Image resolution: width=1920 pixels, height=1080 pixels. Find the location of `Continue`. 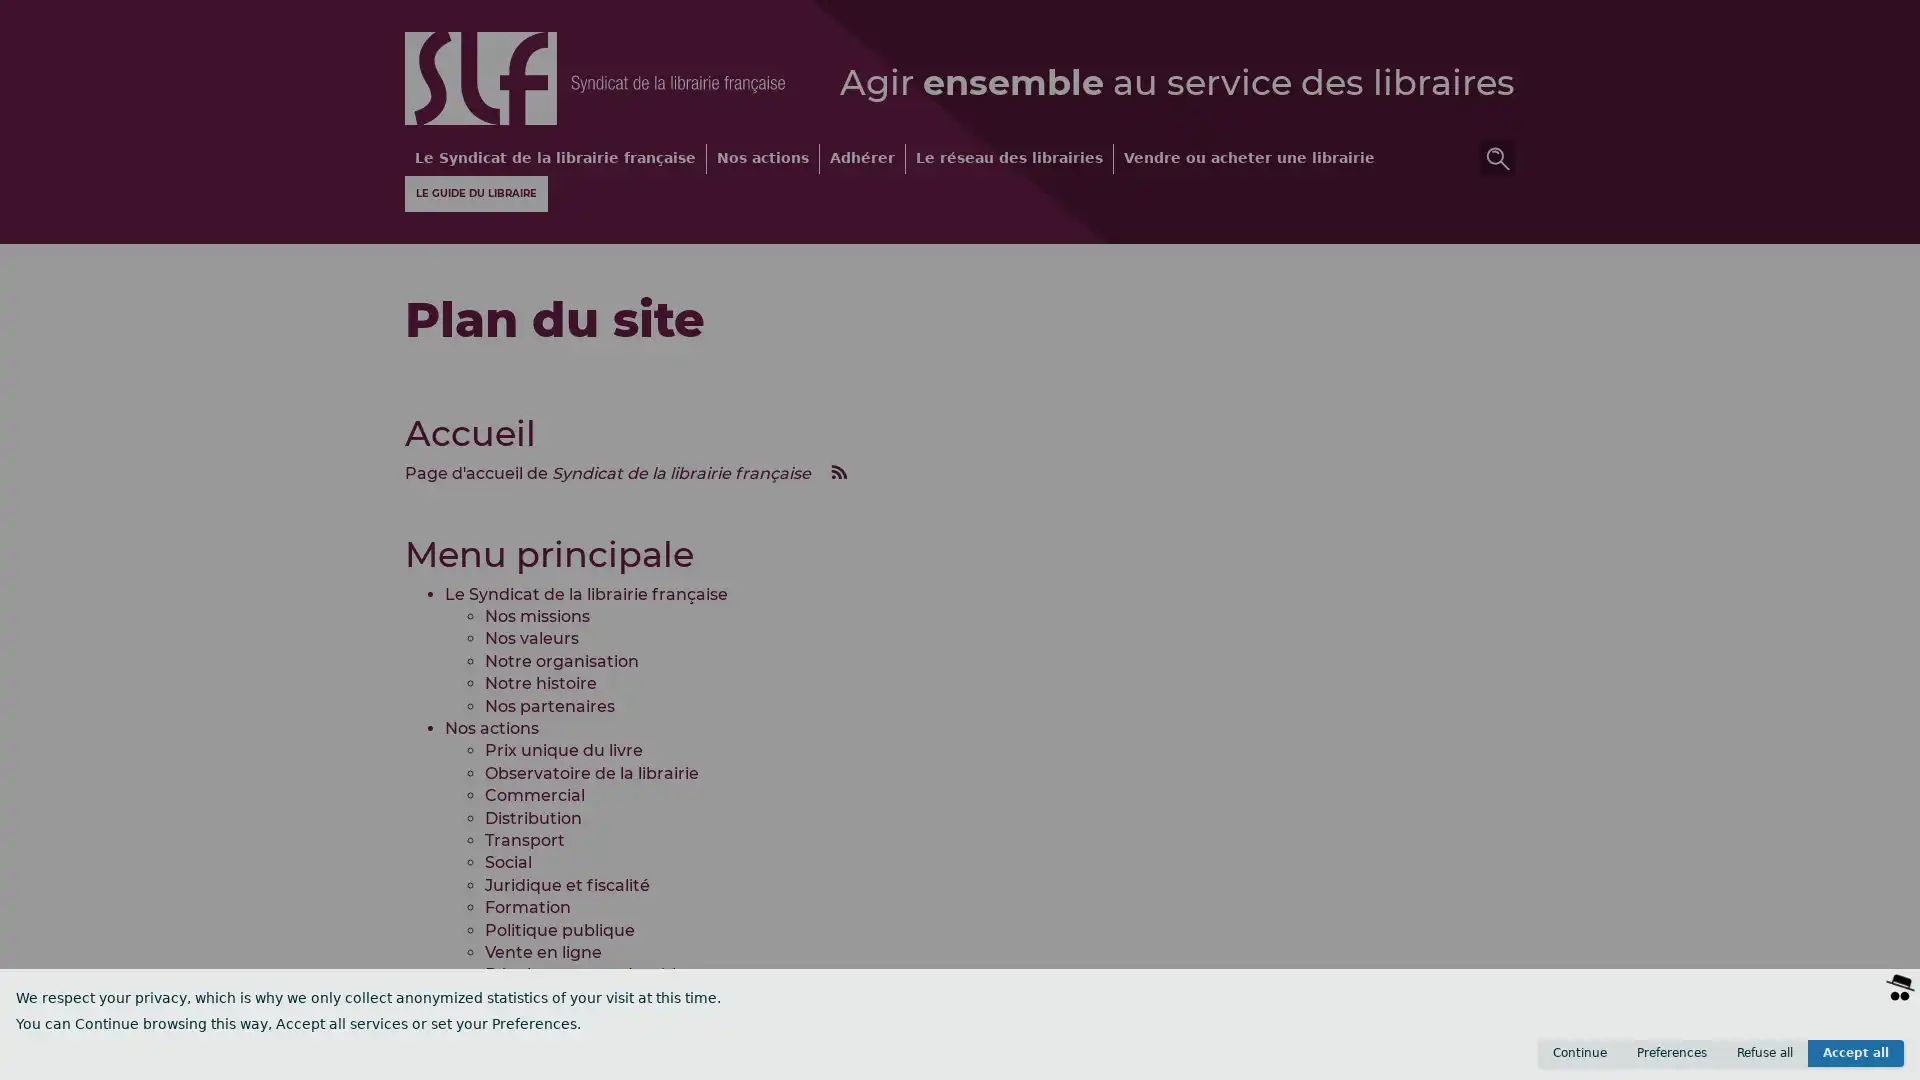

Continue is located at coordinates (1578, 1052).